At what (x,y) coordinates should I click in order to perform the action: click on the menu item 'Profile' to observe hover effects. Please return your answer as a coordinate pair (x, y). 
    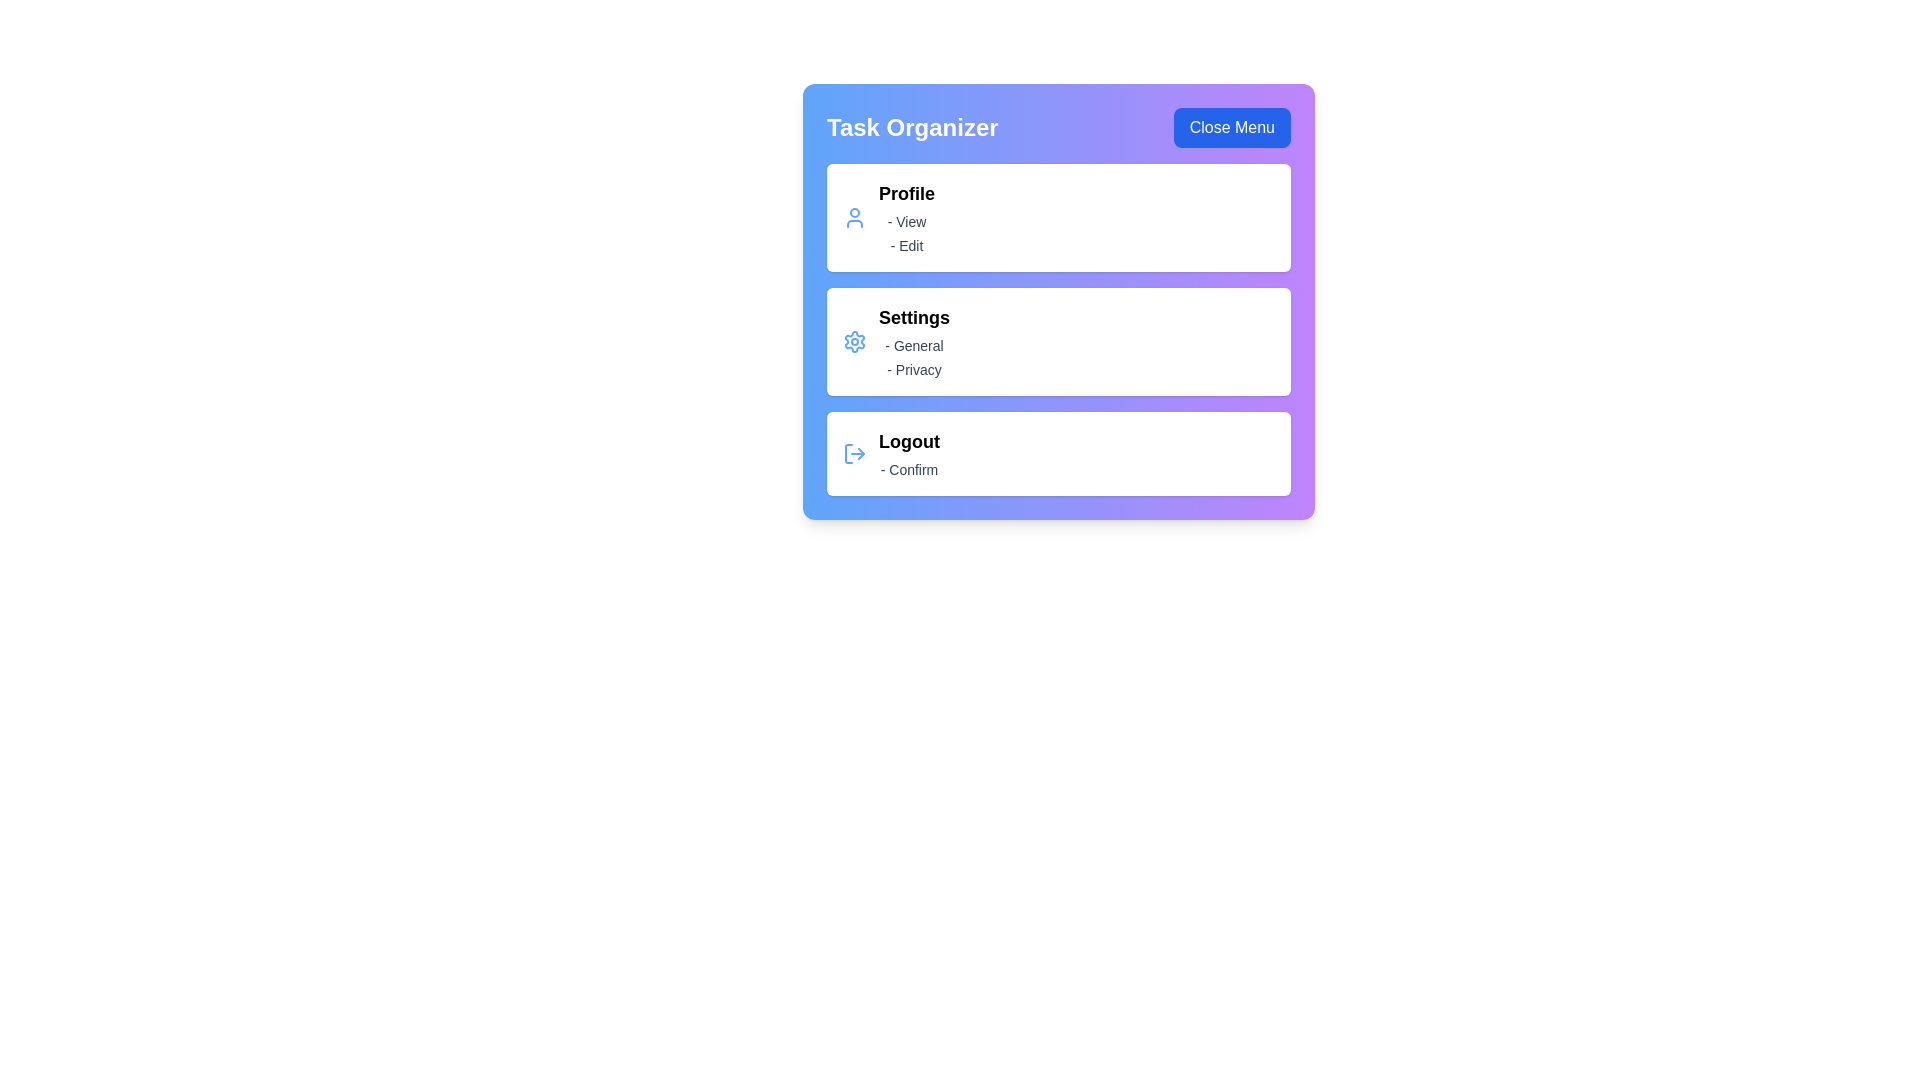
    Looking at the image, I should click on (1058, 218).